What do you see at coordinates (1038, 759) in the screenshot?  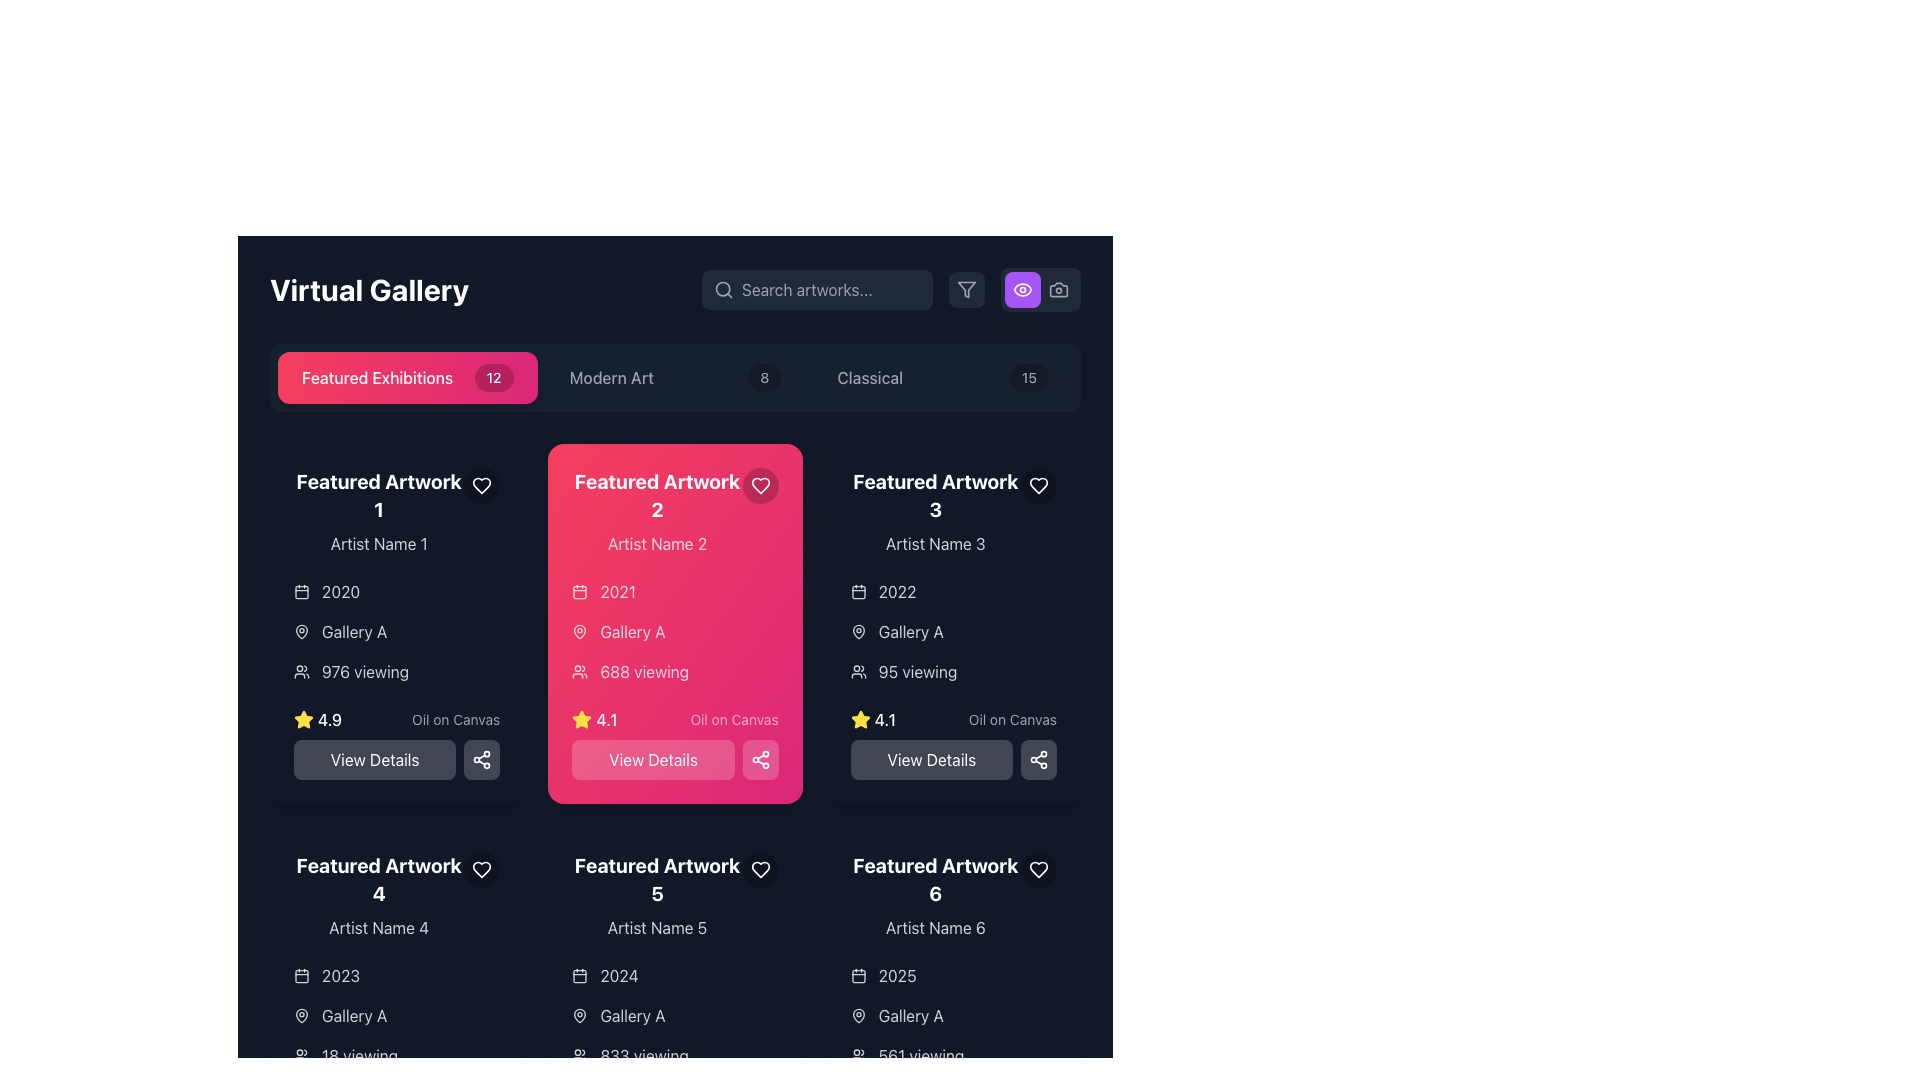 I see `the Share Icon located in the bottom-right corner of the third artwork card` at bounding box center [1038, 759].